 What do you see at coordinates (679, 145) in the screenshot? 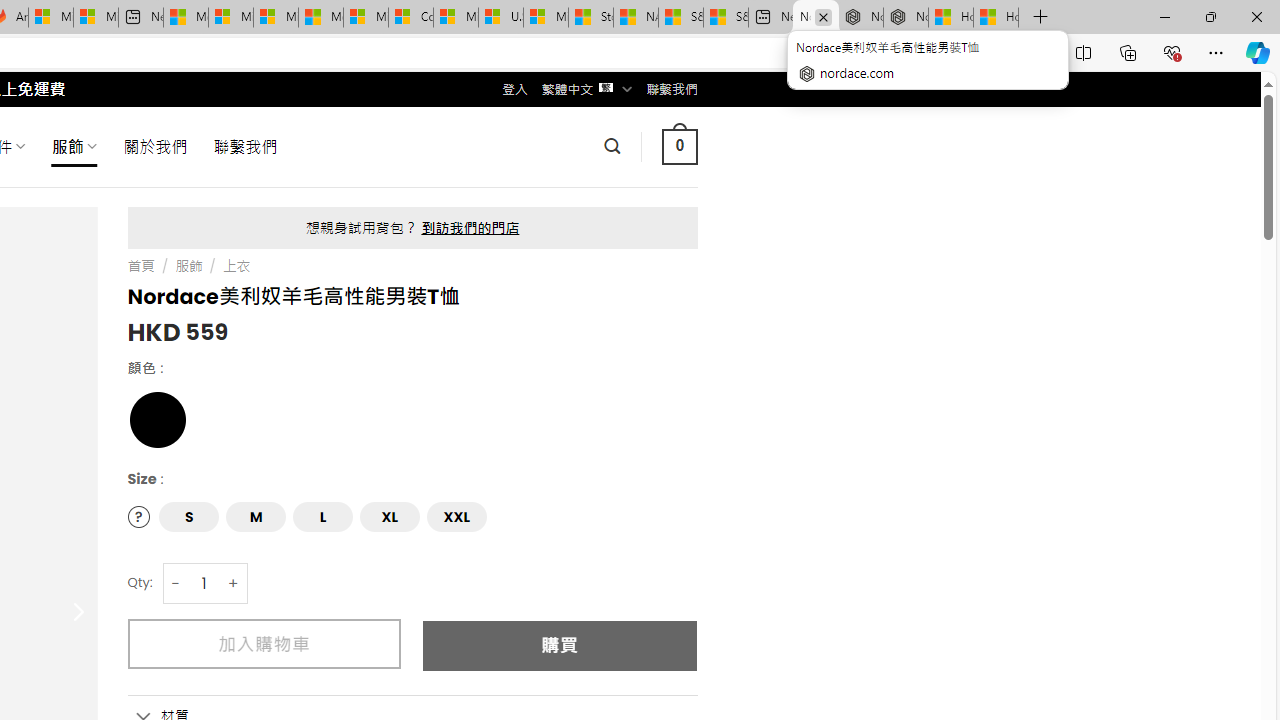
I see `' 0 '` at bounding box center [679, 145].